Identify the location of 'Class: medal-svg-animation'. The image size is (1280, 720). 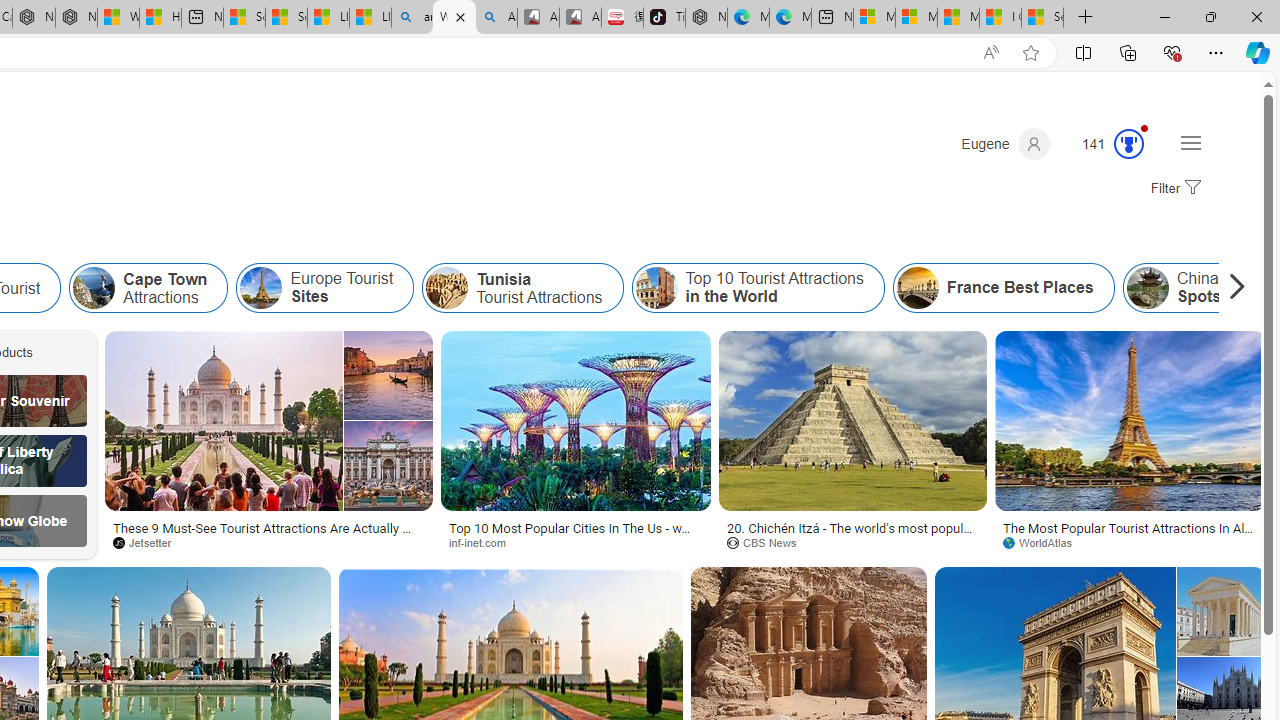
(1129, 143).